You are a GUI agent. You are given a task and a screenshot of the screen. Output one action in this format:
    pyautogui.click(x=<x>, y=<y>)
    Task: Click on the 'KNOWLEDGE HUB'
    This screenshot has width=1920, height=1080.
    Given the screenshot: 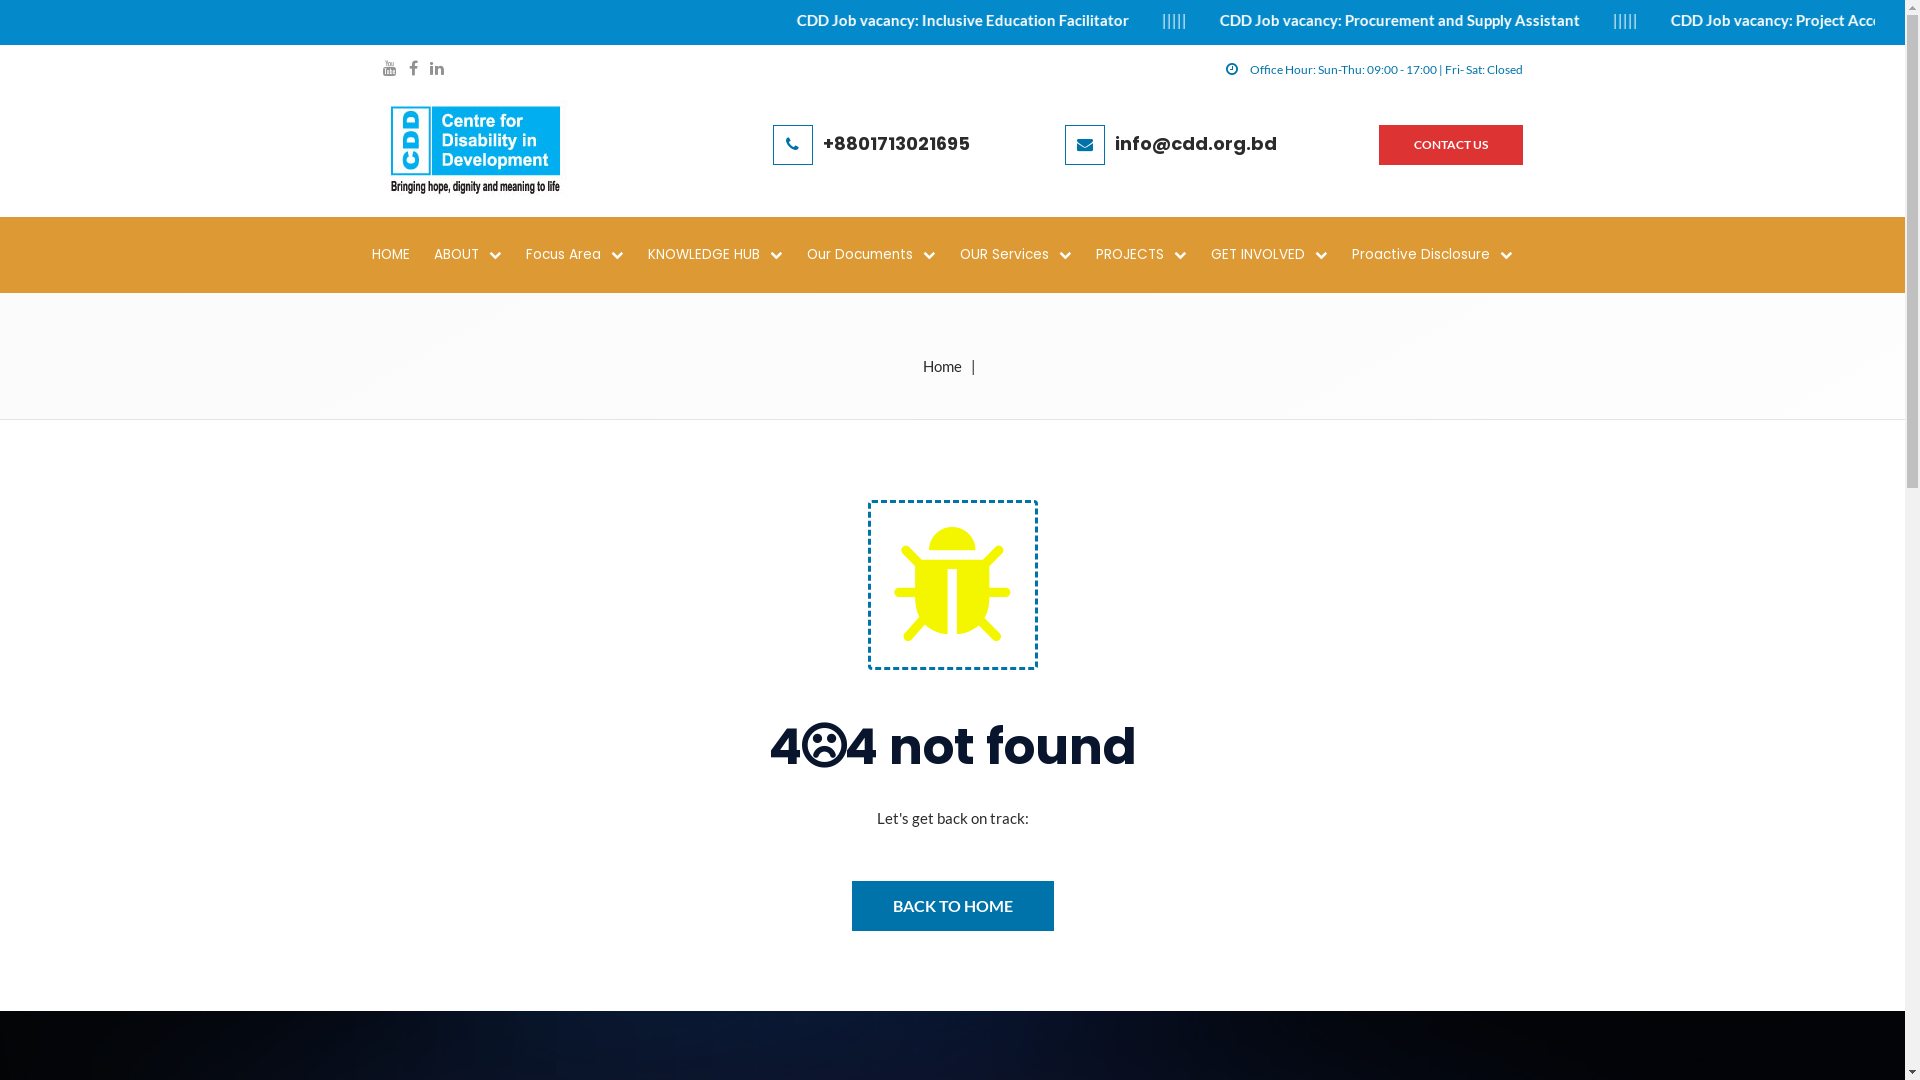 What is the action you would take?
    pyautogui.click(x=724, y=253)
    